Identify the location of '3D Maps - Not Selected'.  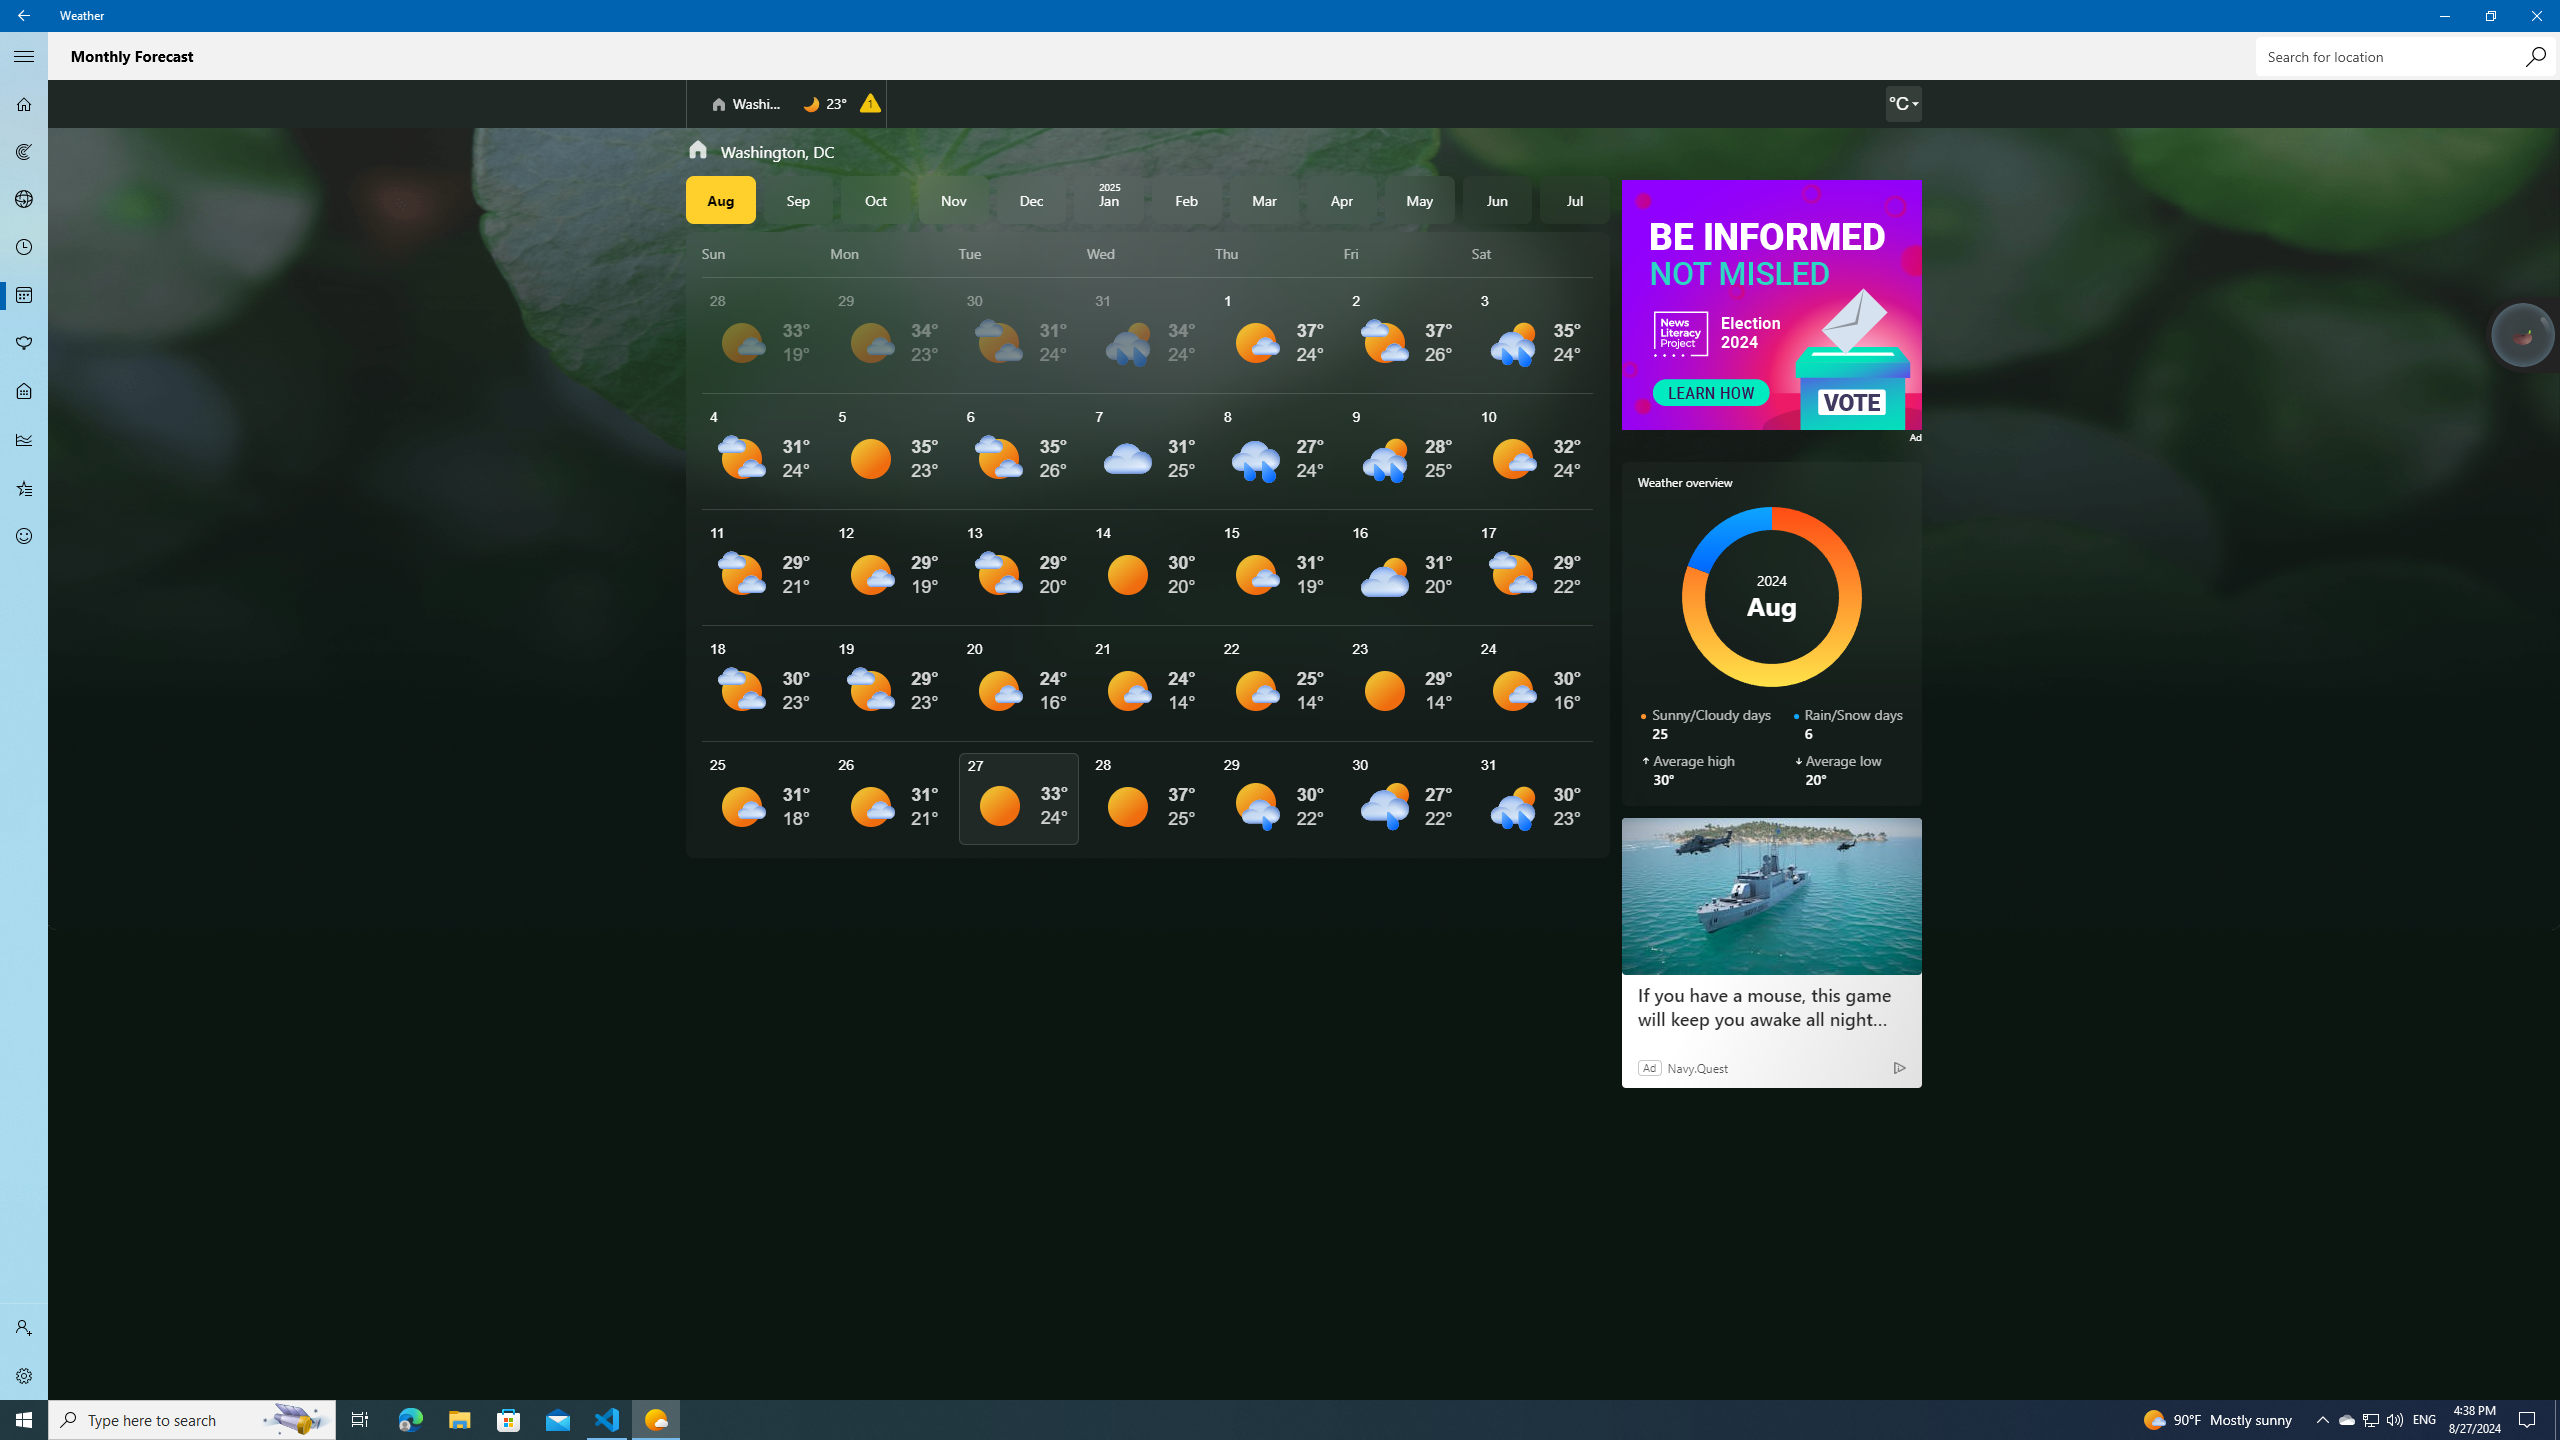
(24, 199).